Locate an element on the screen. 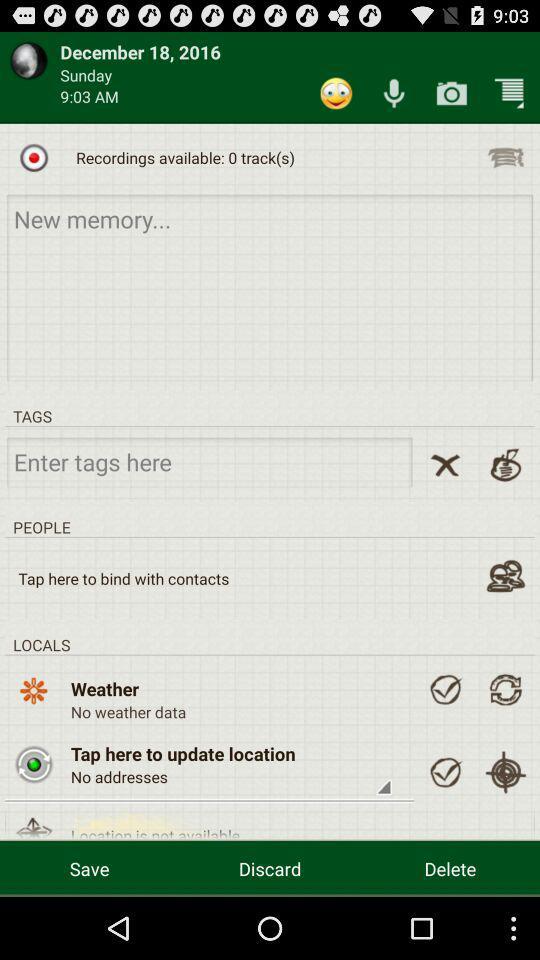 The width and height of the screenshot is (540, 960). the list icon is located at coordinates (504, 167).